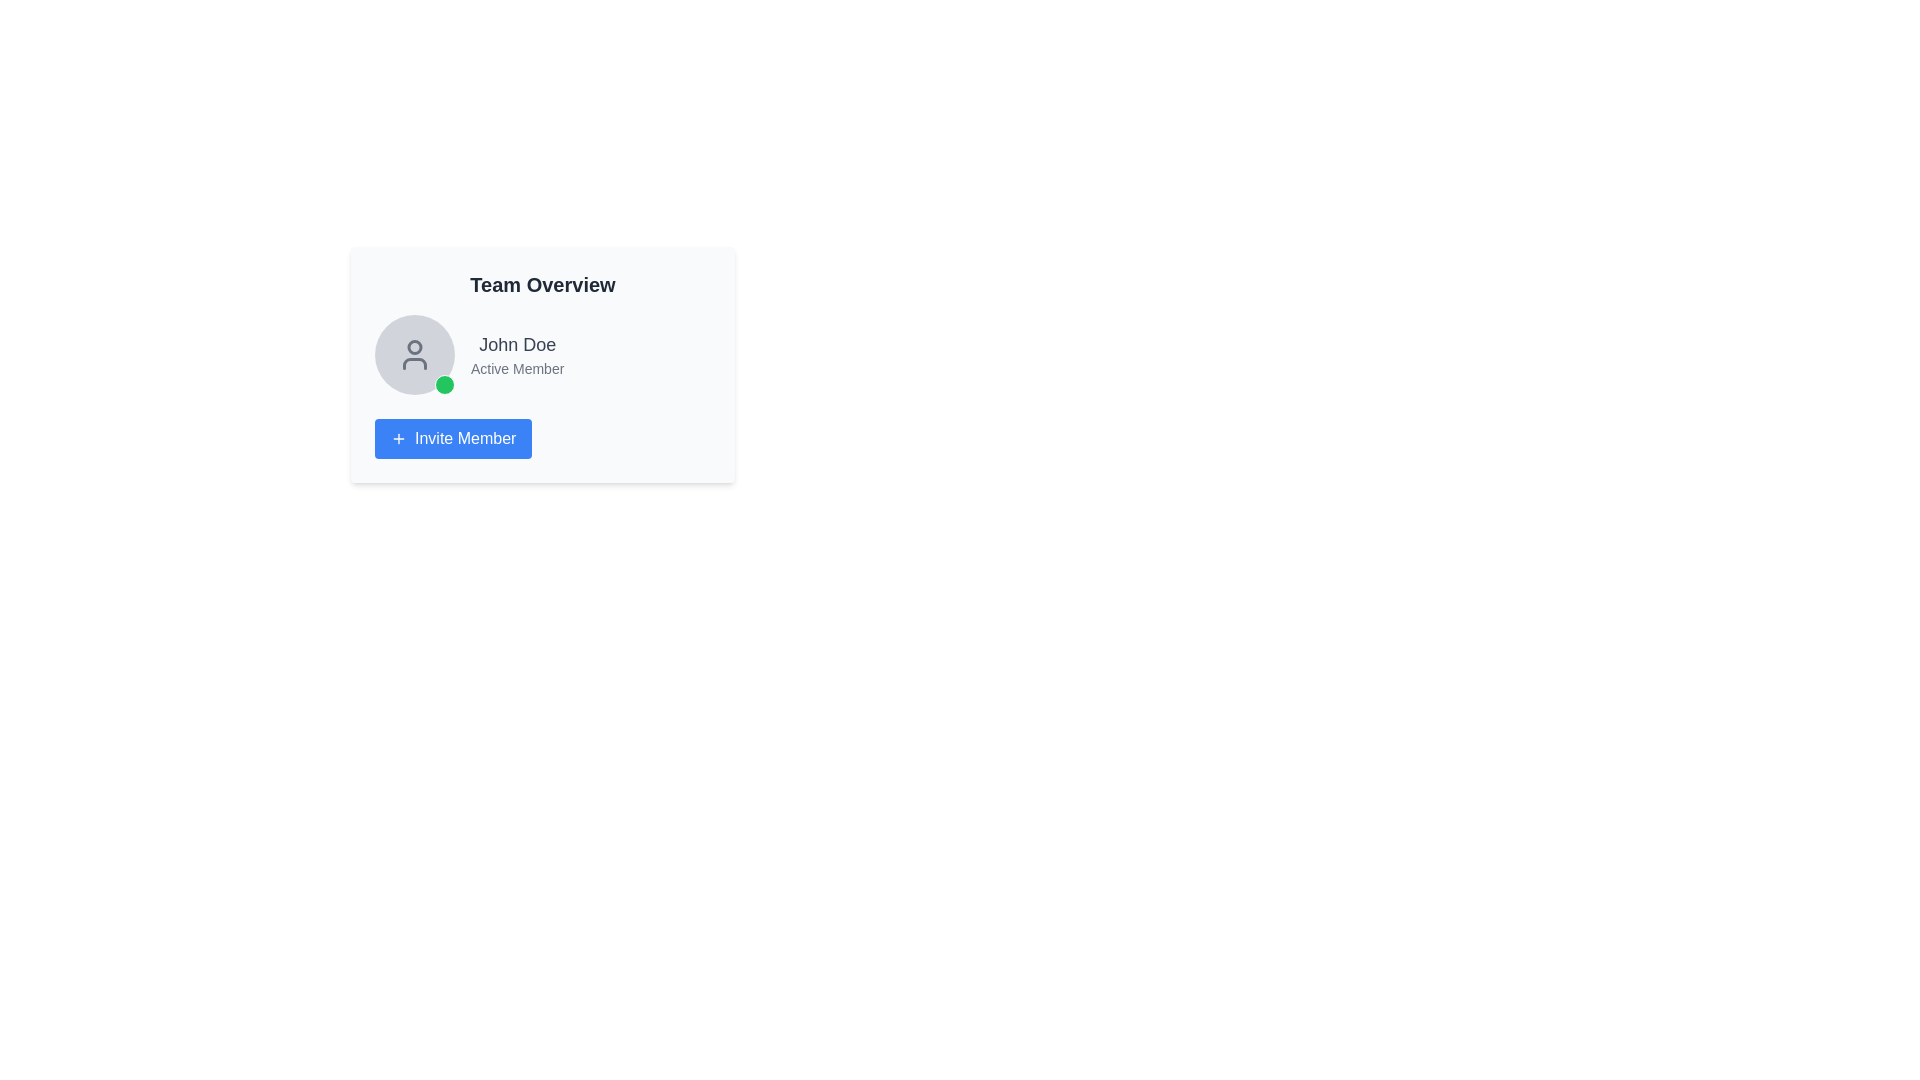 This screenshot has width=1920, height=1080. I want to click on the Profile Information Block that contains a profile icon, a green status indicator, the name 'John Doe' in bold text, and the label 'Active Member'. This block is centrally positioned below the 'Team Overview' heading and above the 'Invite Member' button, so click(542, 353).